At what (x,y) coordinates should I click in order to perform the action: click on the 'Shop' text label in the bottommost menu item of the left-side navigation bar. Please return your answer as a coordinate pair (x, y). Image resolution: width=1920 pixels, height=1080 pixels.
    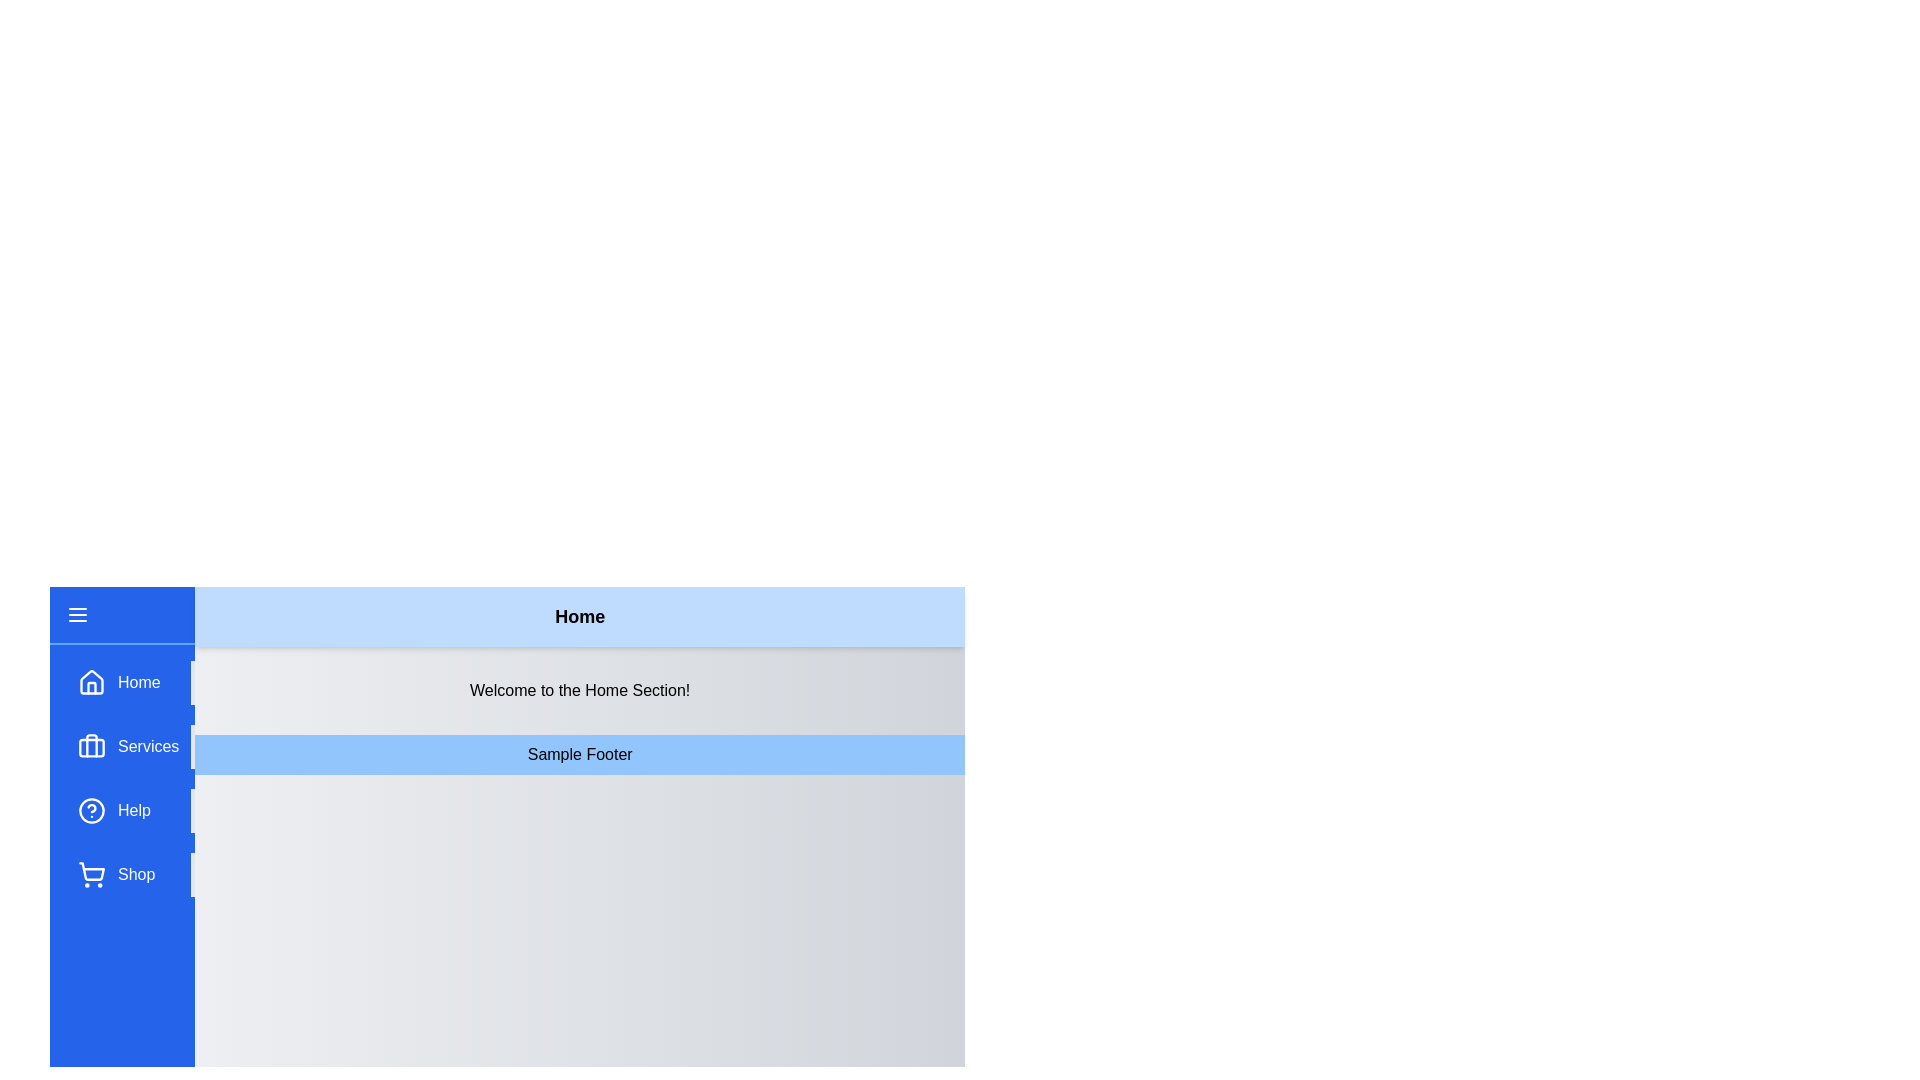
    Looking at the image, I should click on (135, 874).